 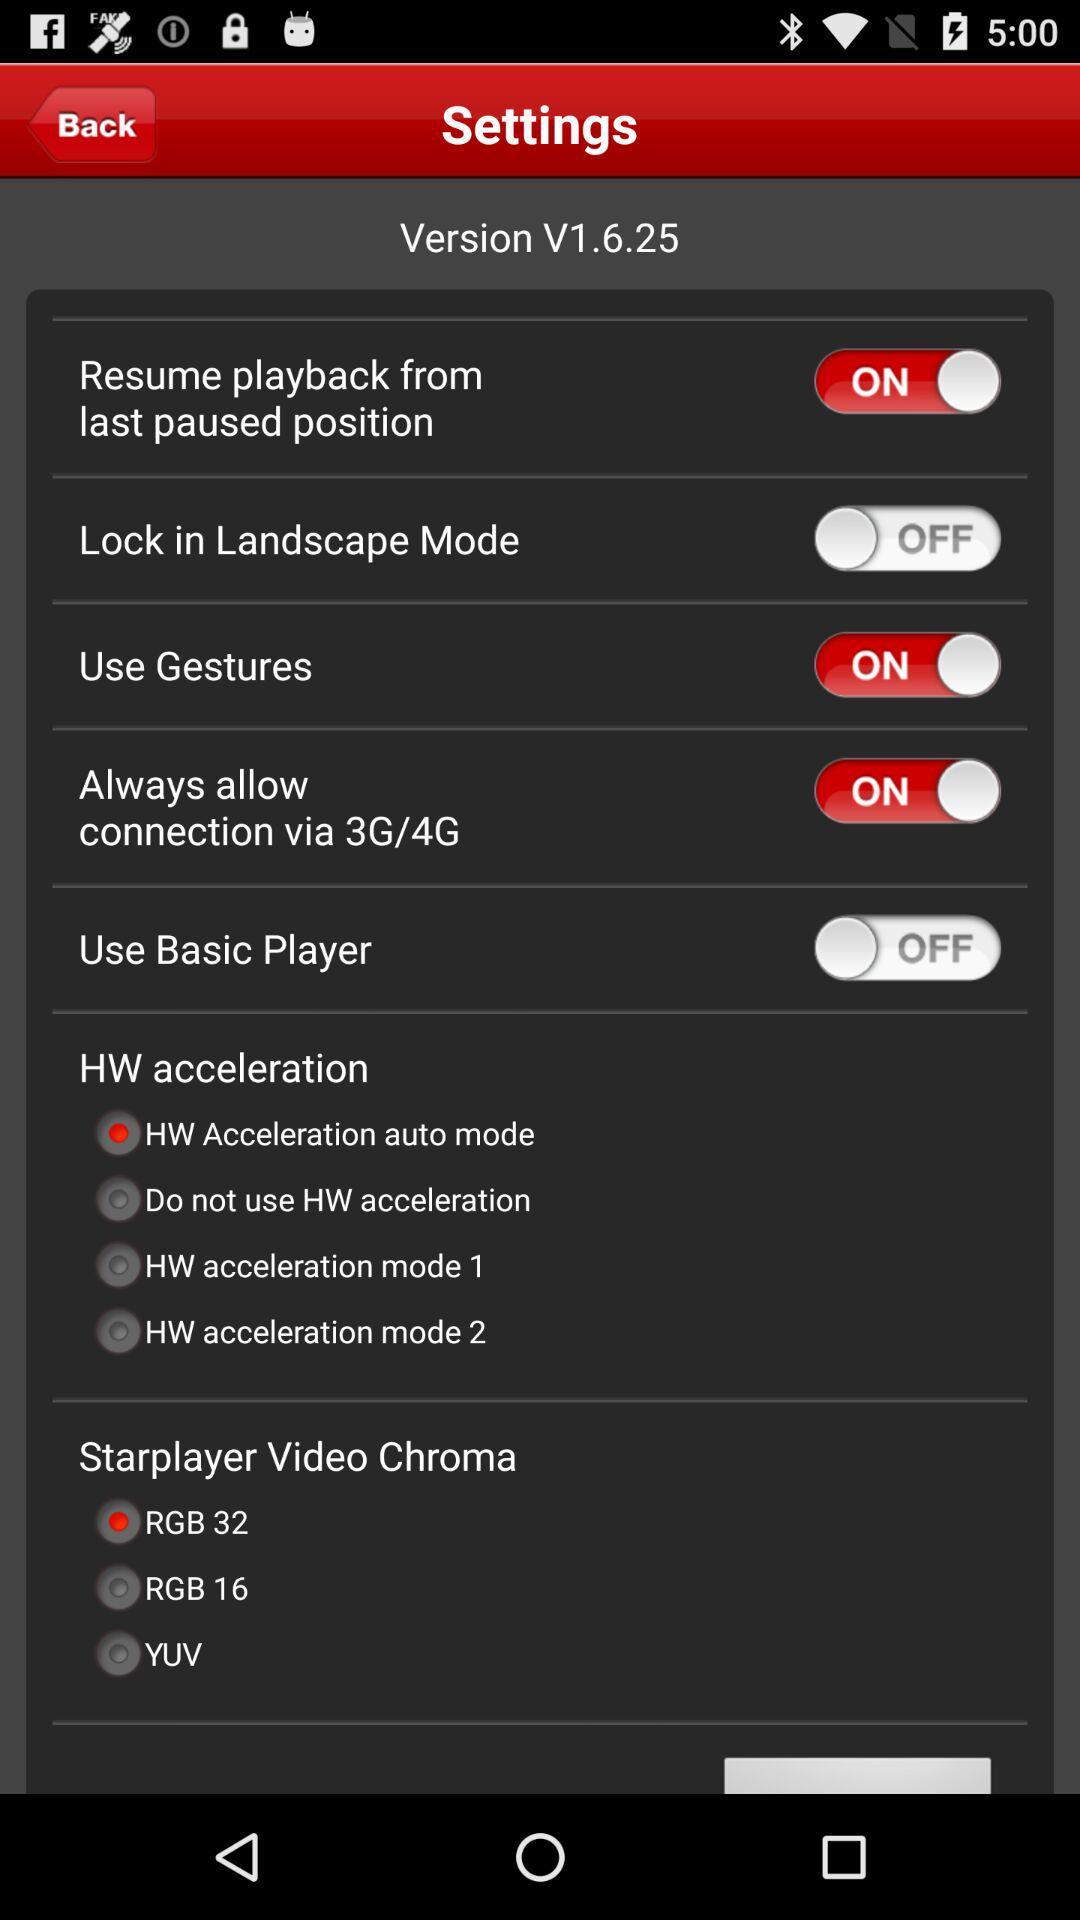 What do you see at coordinates (907, 664) in the screenshot?
I see `use gestures` at bounding box center [907, 664].